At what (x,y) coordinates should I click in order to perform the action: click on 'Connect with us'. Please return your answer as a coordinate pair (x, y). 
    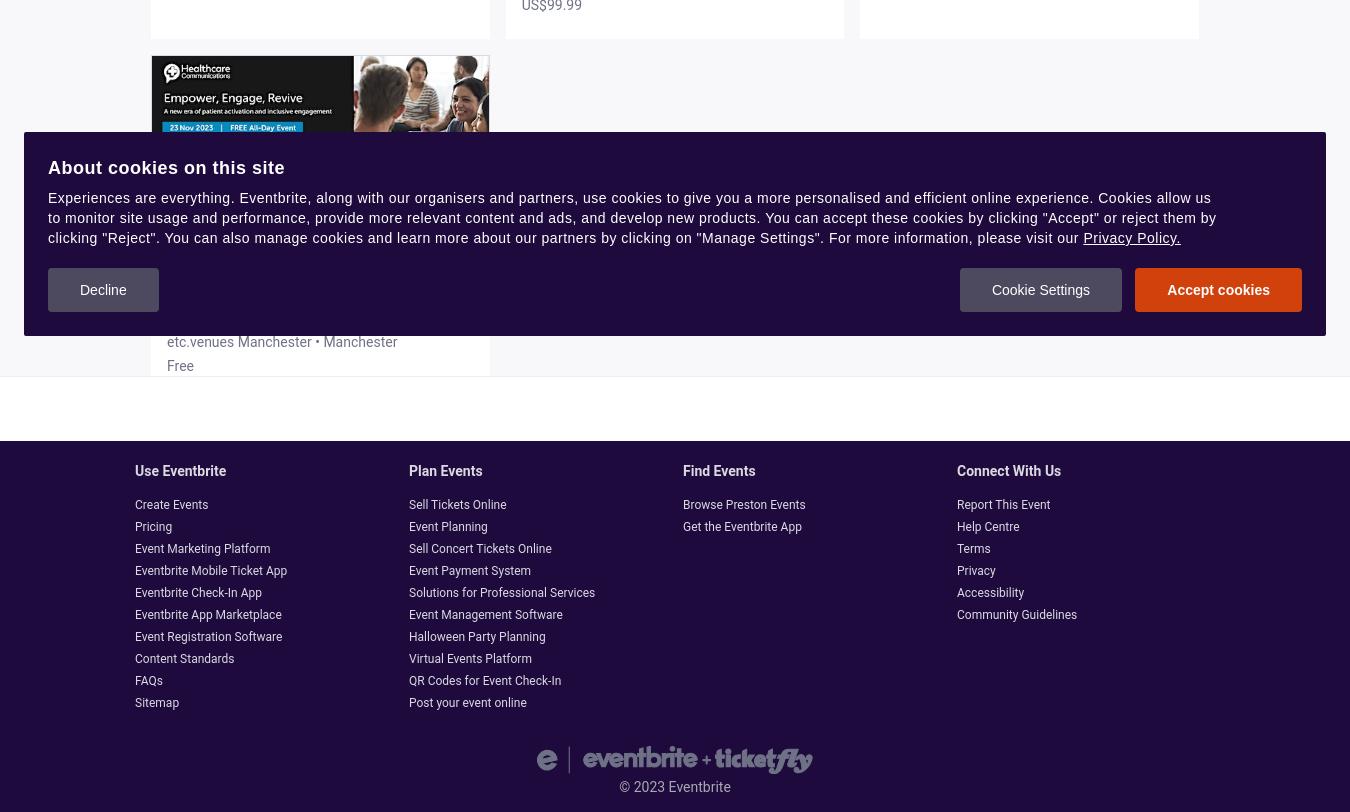
    Looking at the image, I should click on (1007, 470).